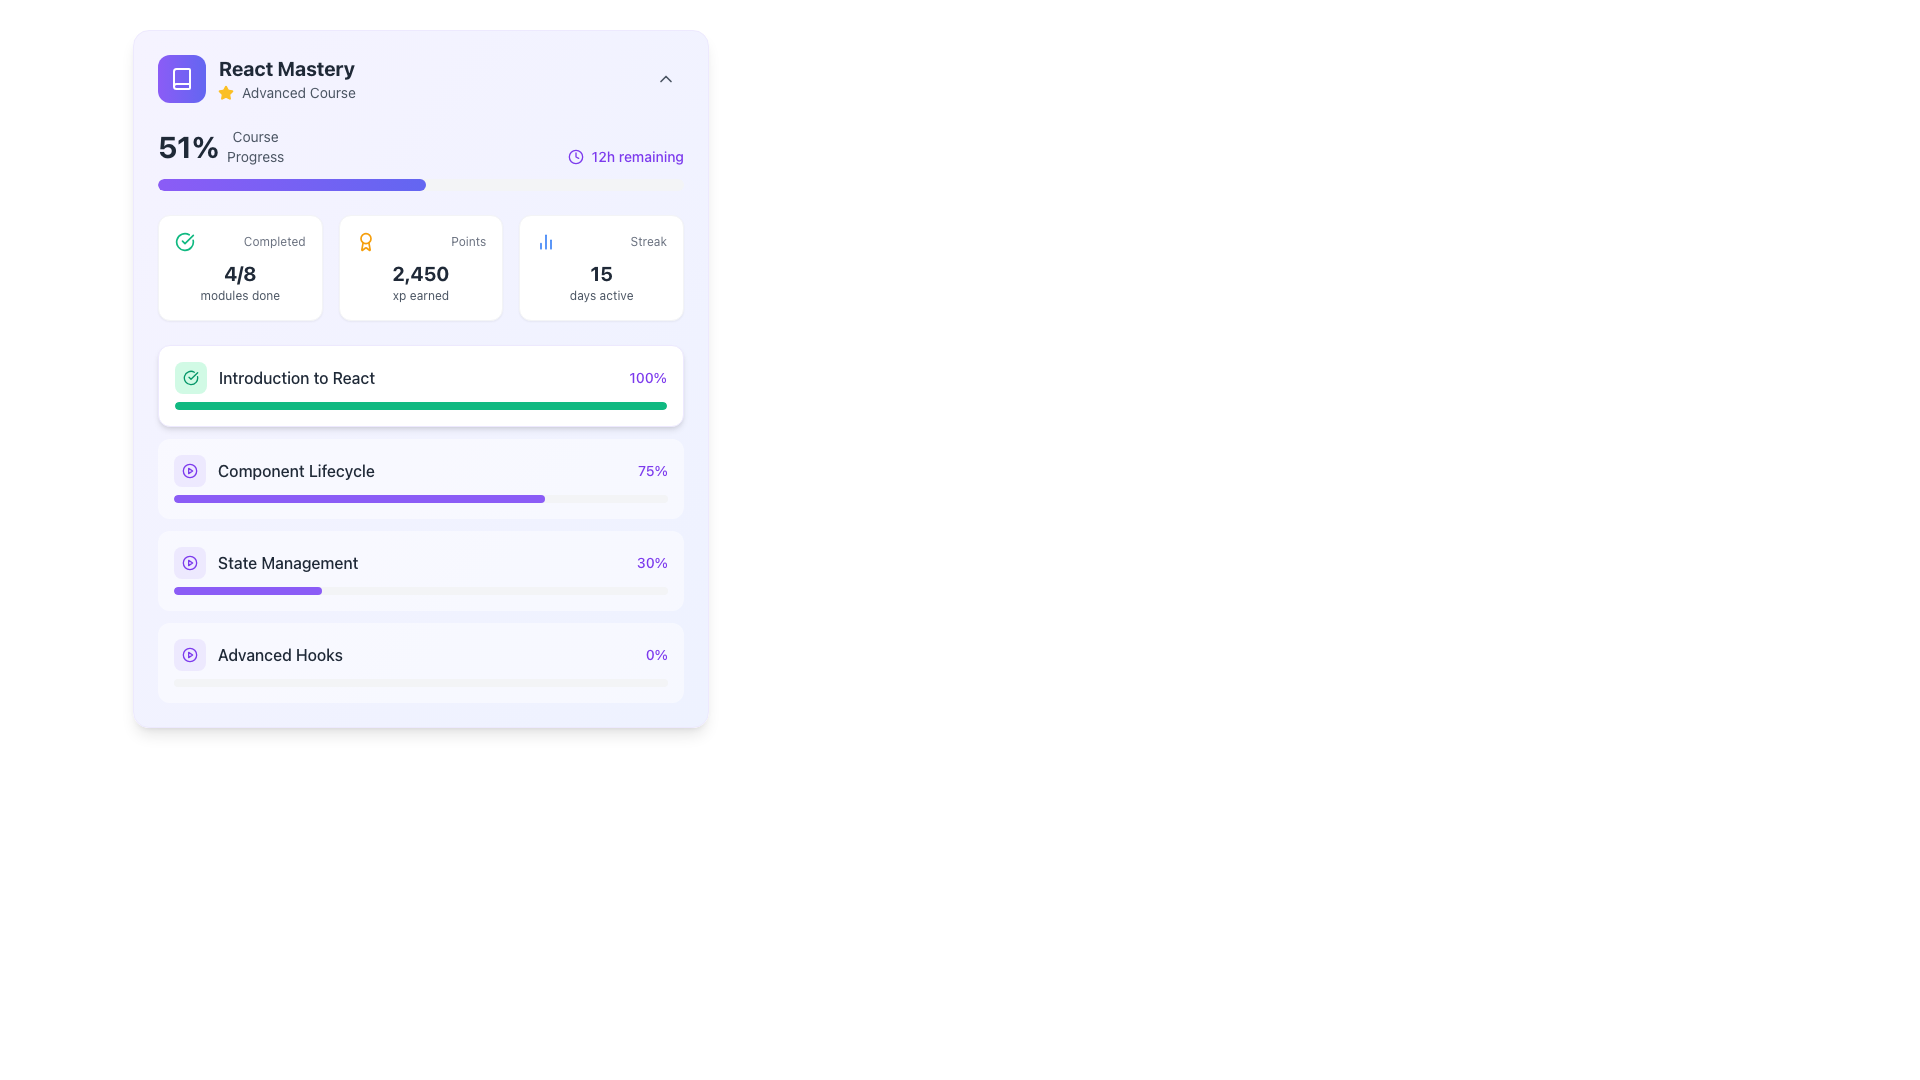 This screenshot has height=1080, width=1920. What do you see at coordinates (286, 92) in the screenshot?
I see `text 'Advanced Course' which is styled in a small gray font and located next to a yellow star icon, positioned below the title 'React Mastery'` at bounding box center [286, 92].